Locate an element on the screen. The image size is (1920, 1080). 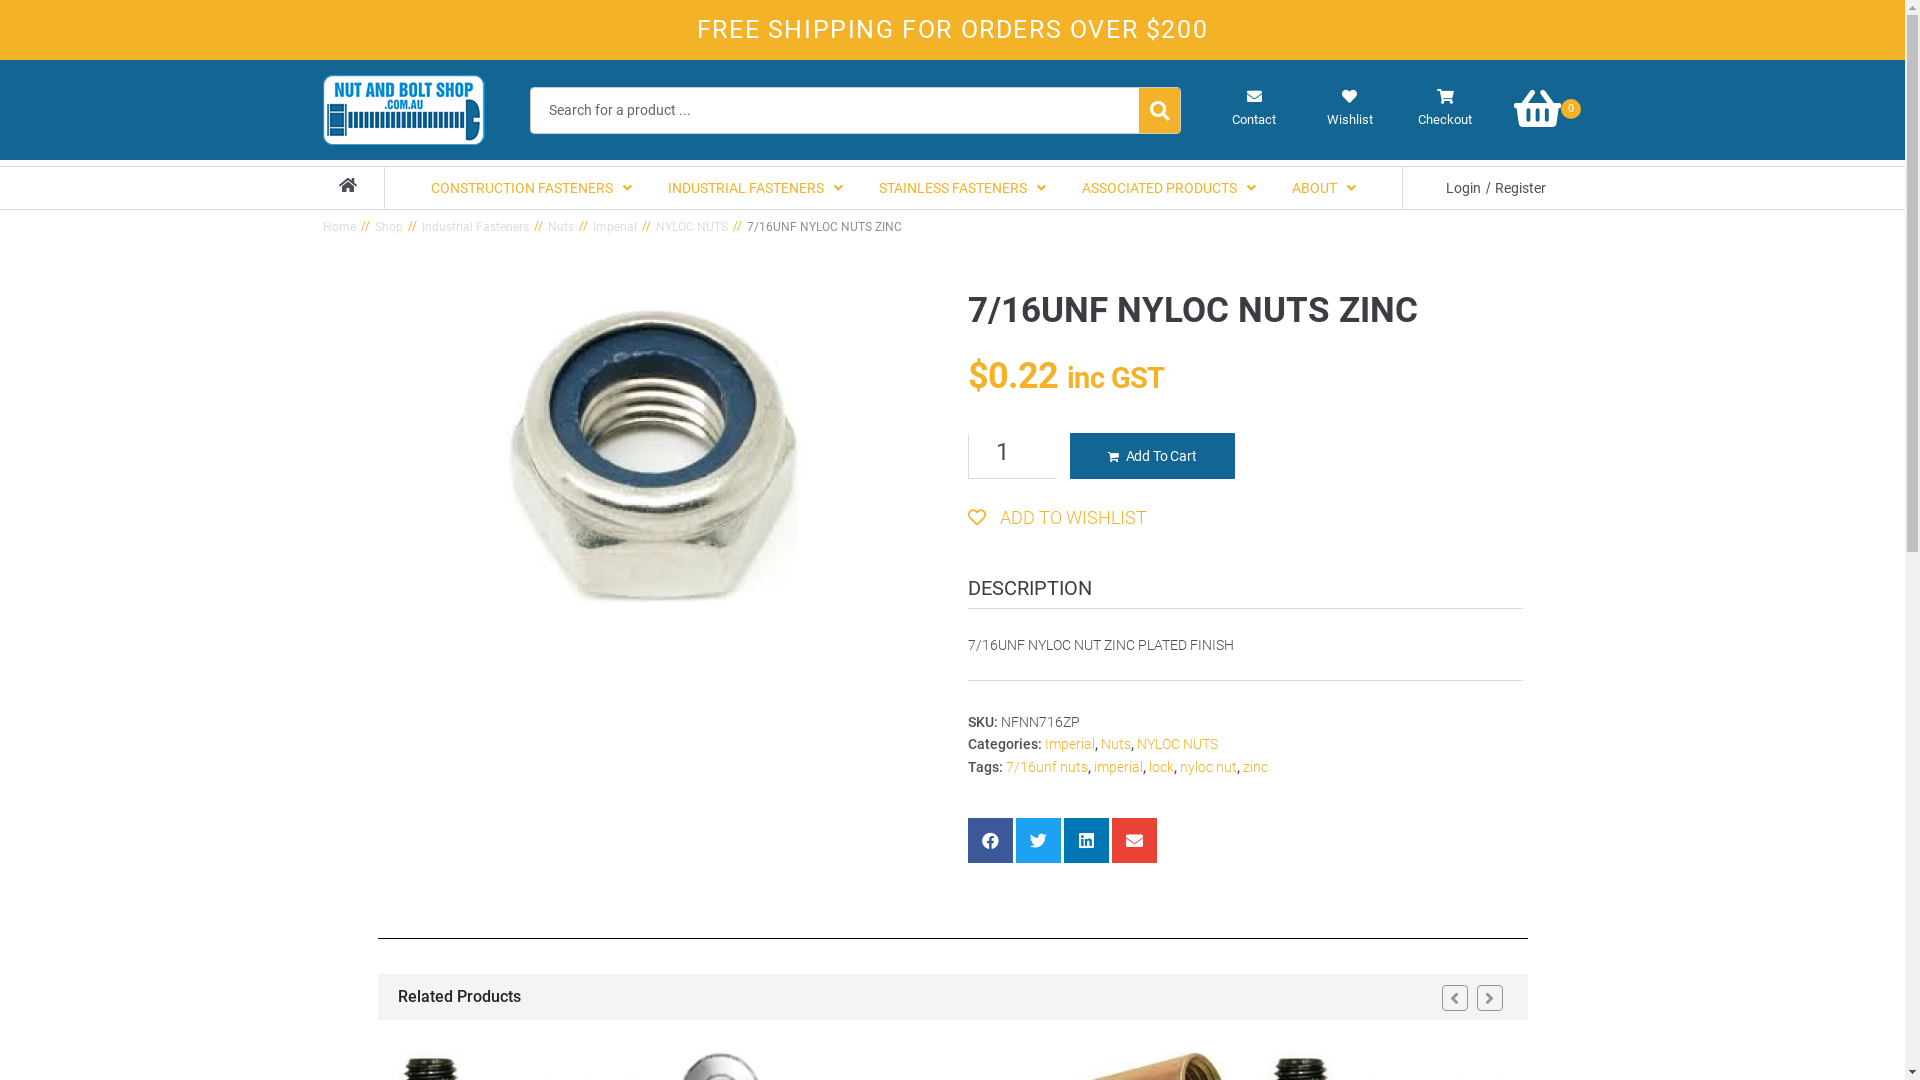
'imperial' is located at coordinates (1093, 766).